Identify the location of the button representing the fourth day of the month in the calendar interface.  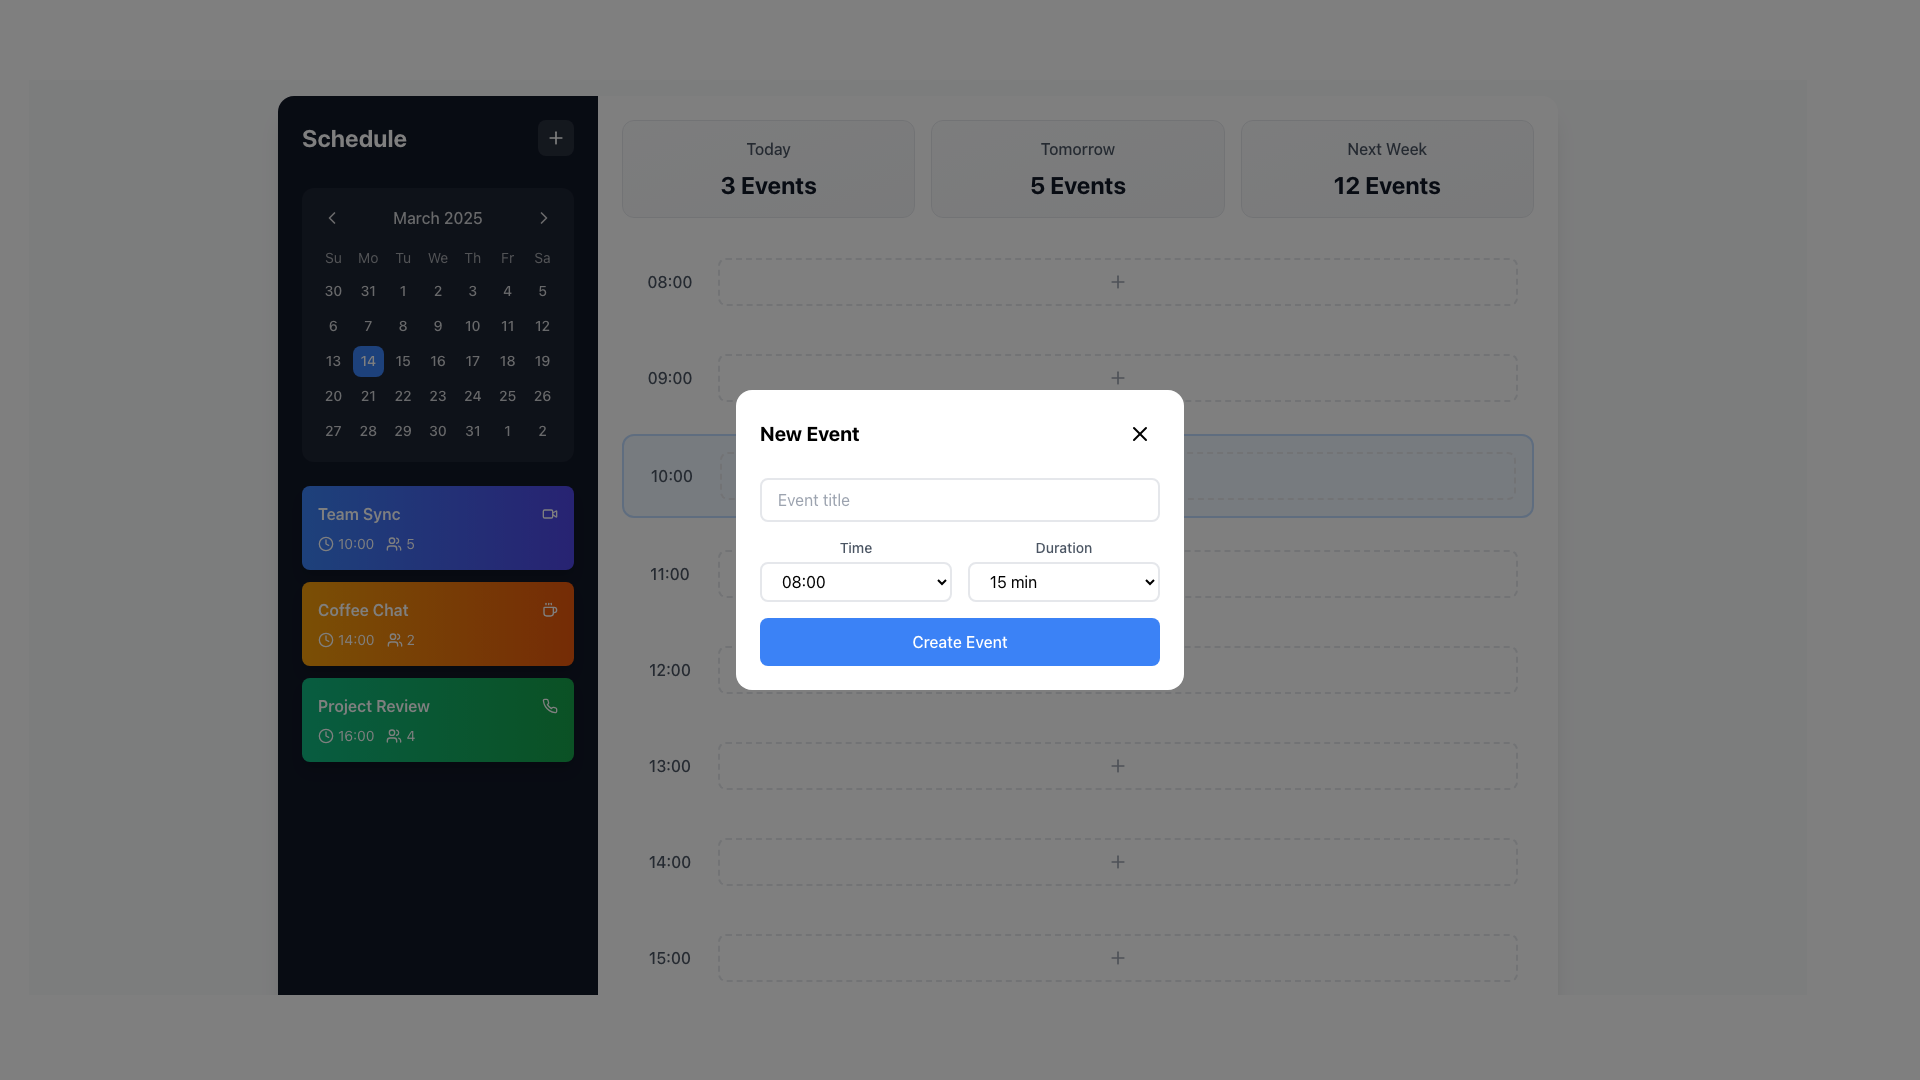
(507, 291).